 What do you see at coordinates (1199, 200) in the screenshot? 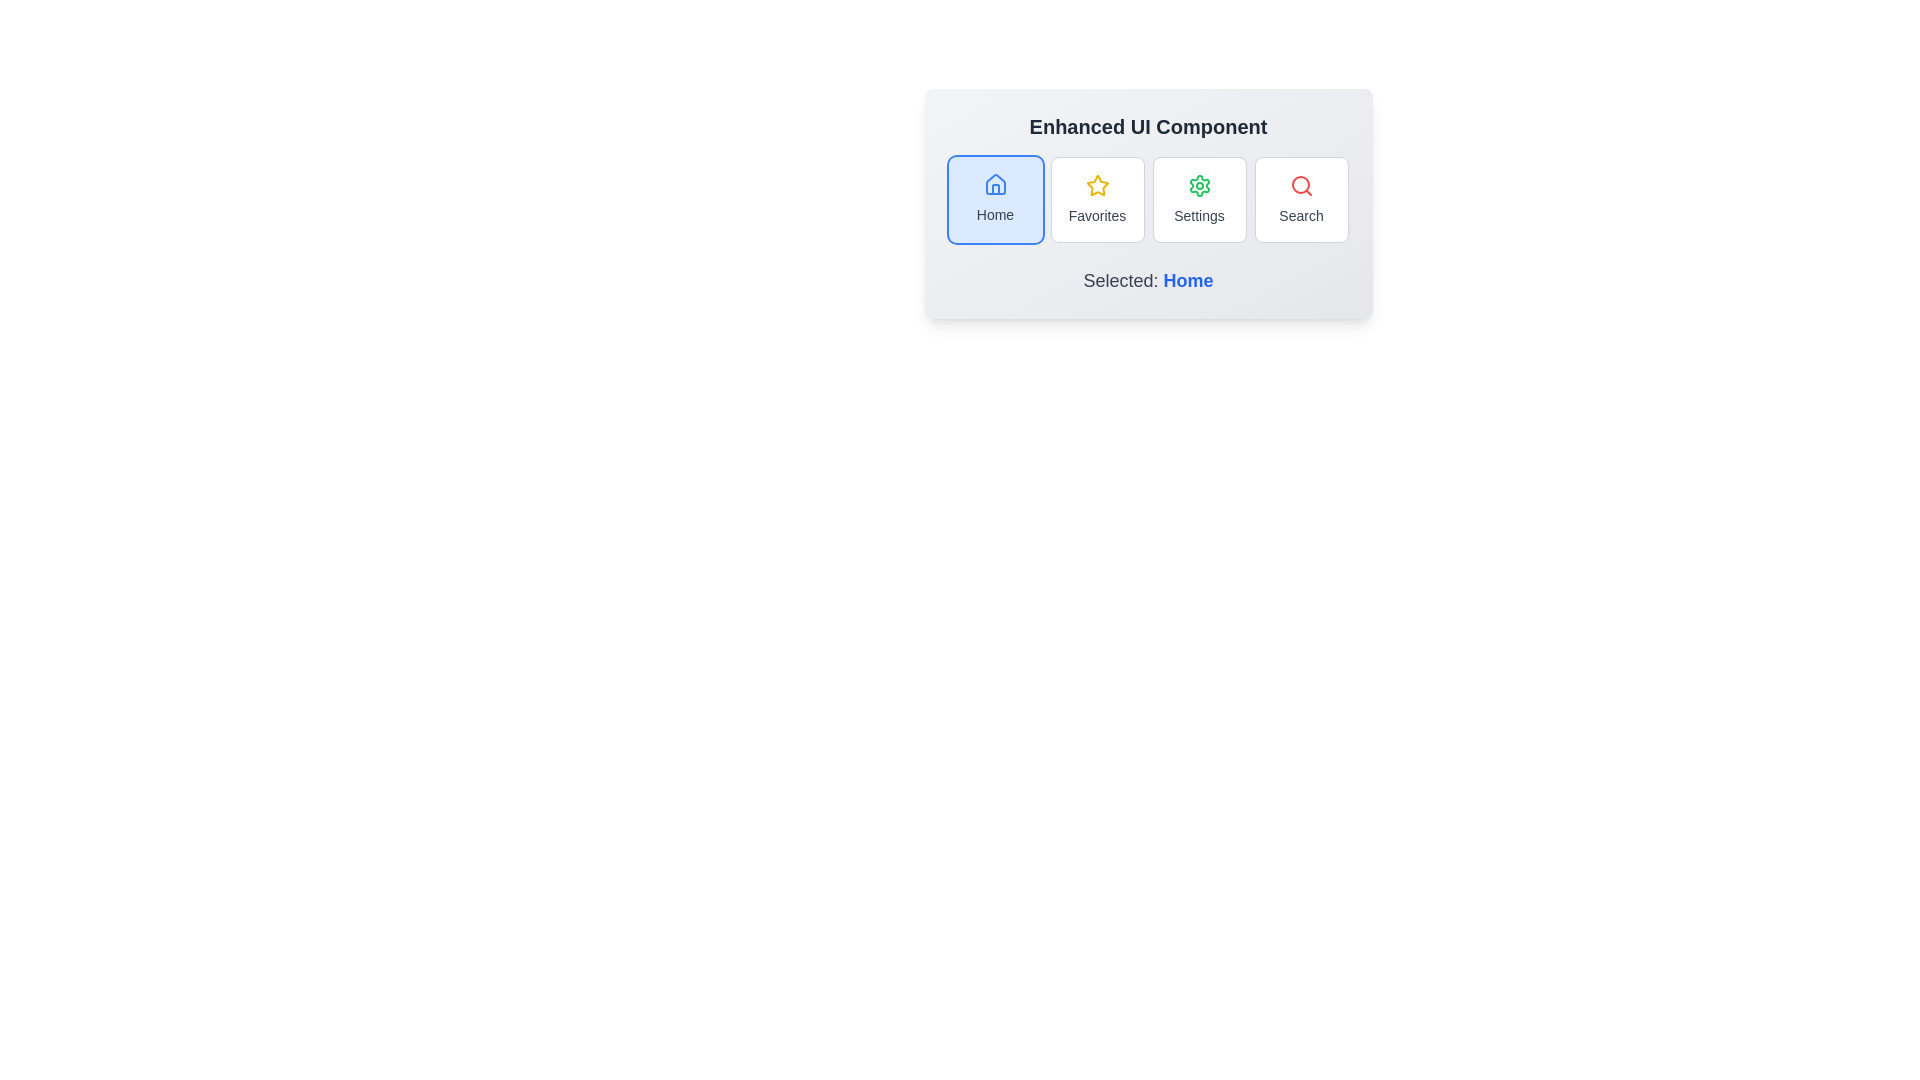
I see `the 'Settings' button` at bounding box center [1199, 200].